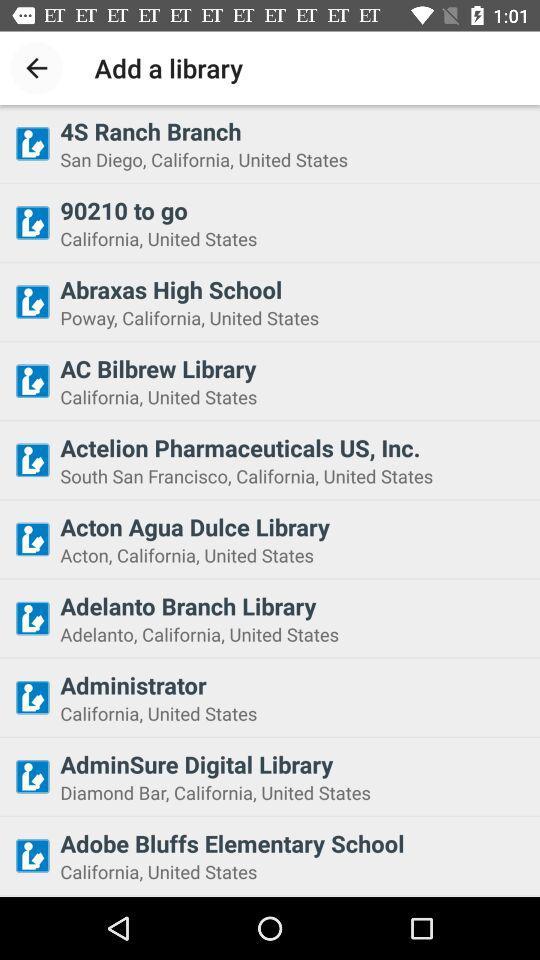 The width and height of the screenshot is (540, 960). What do you see at coordinates (293, 210) in the screenshot?
I see `item above california, united states` at bounding box center [293, 210].